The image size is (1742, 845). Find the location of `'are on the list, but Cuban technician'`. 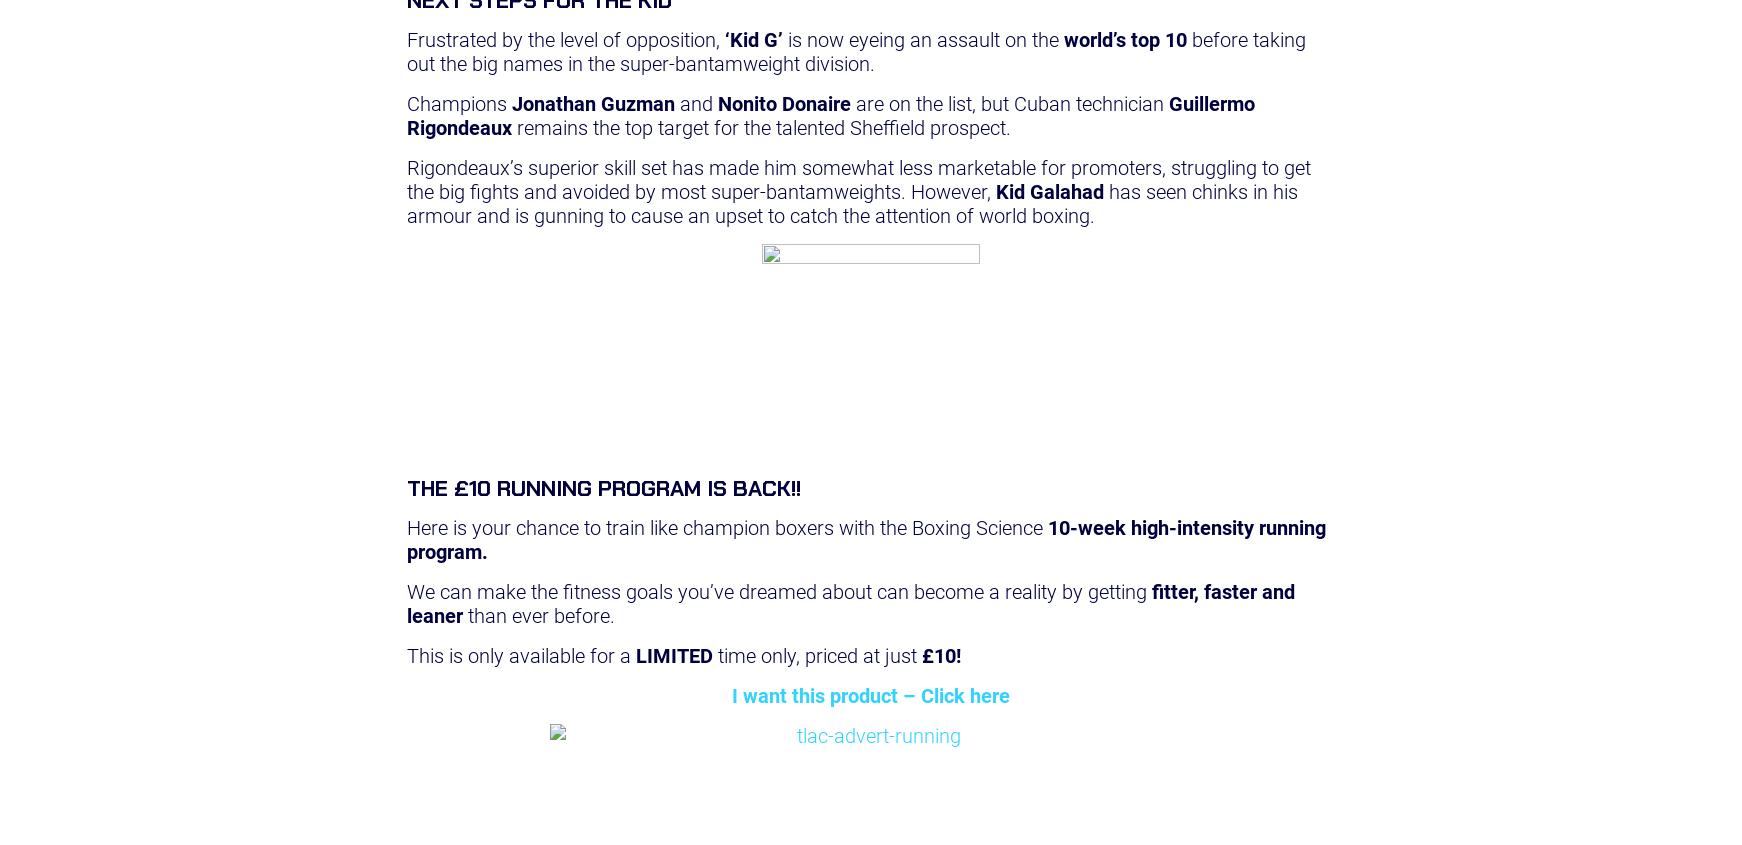

'are on the list, but Cuban technician' is located at coordinates (1009, 104).